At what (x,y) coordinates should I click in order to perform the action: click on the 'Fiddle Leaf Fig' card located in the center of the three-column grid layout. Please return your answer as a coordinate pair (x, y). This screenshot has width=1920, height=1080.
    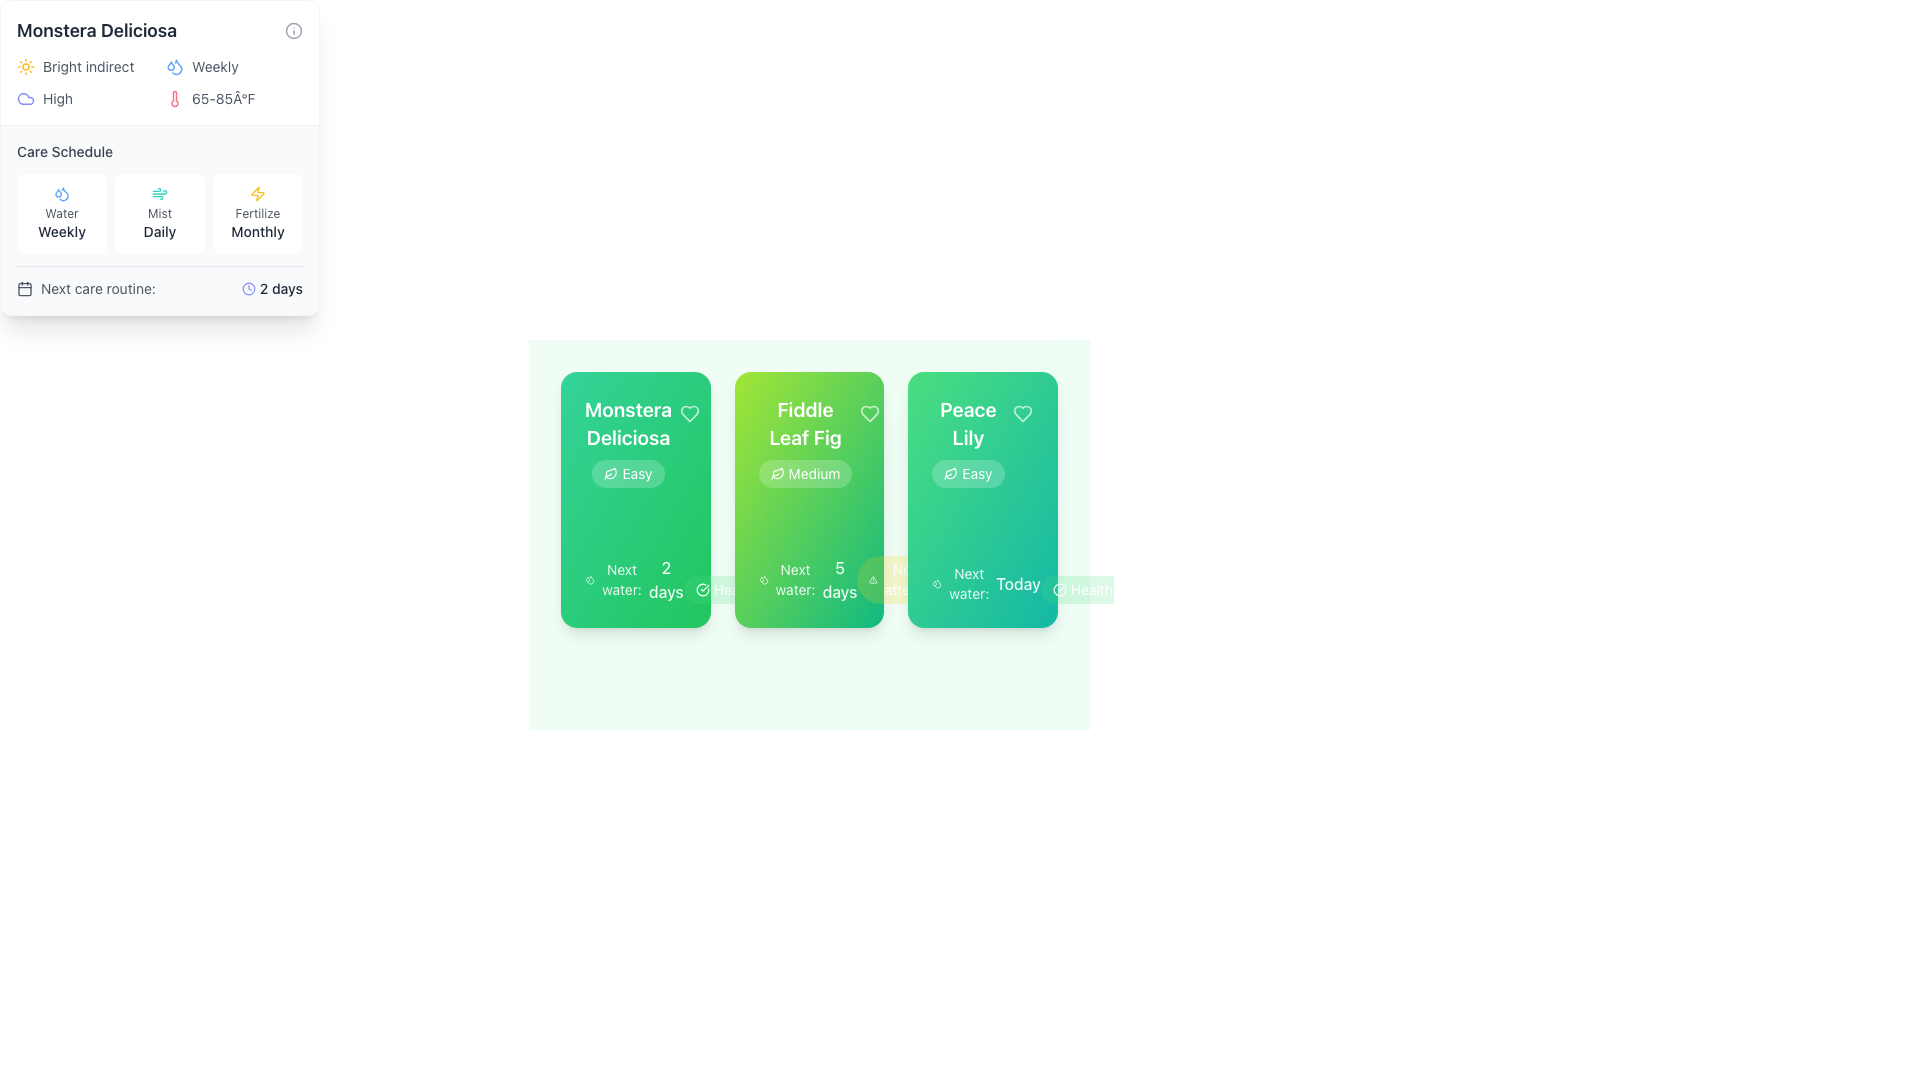
    Looking at the image, I should click on (809, 499).